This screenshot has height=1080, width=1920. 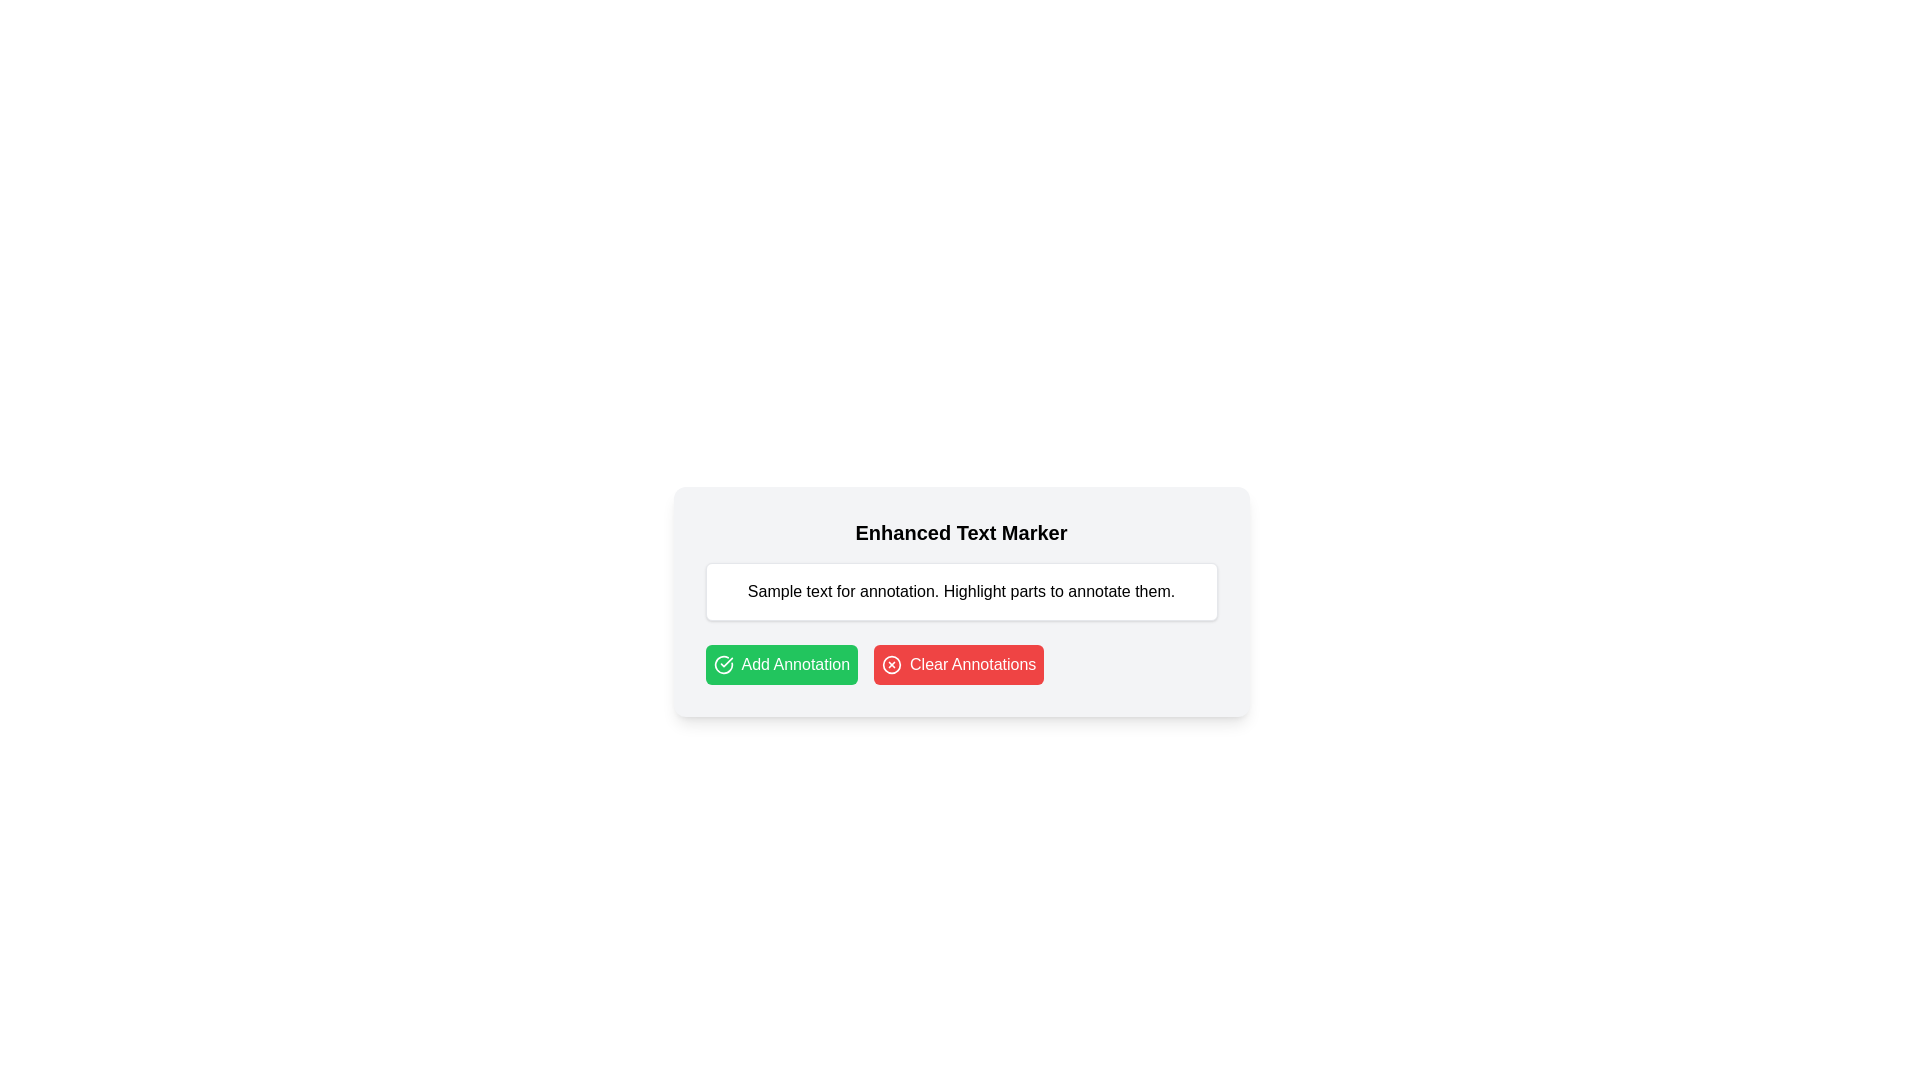 What do you see at coordinates (873, 590) in the screenshot?
I see `the letter 'n' in the word 'annotation' displayed in the white text box beneath the header 'Enhanced Text Marker'` at bounding box center [873, 590].